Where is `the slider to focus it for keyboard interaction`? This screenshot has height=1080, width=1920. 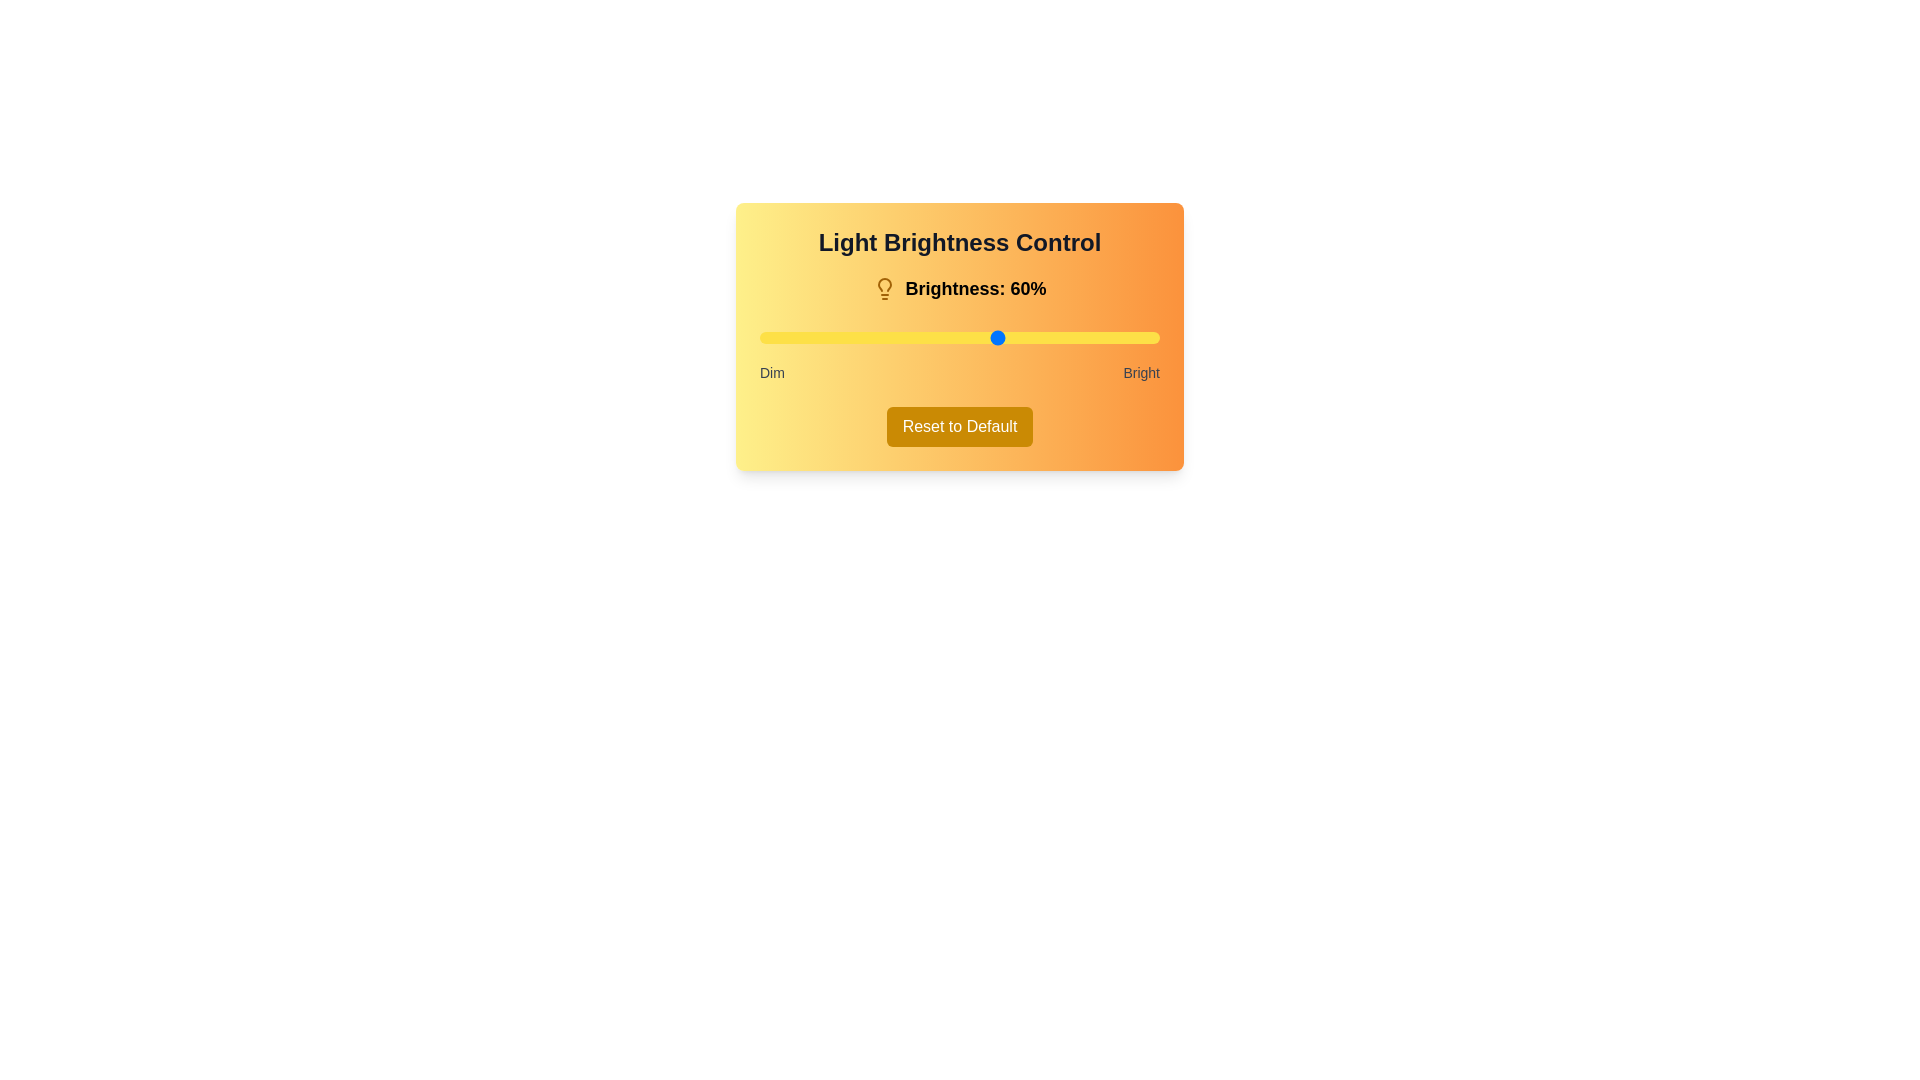 the slider to focus it for keyboard interaction is located at coordinates (960, 337).